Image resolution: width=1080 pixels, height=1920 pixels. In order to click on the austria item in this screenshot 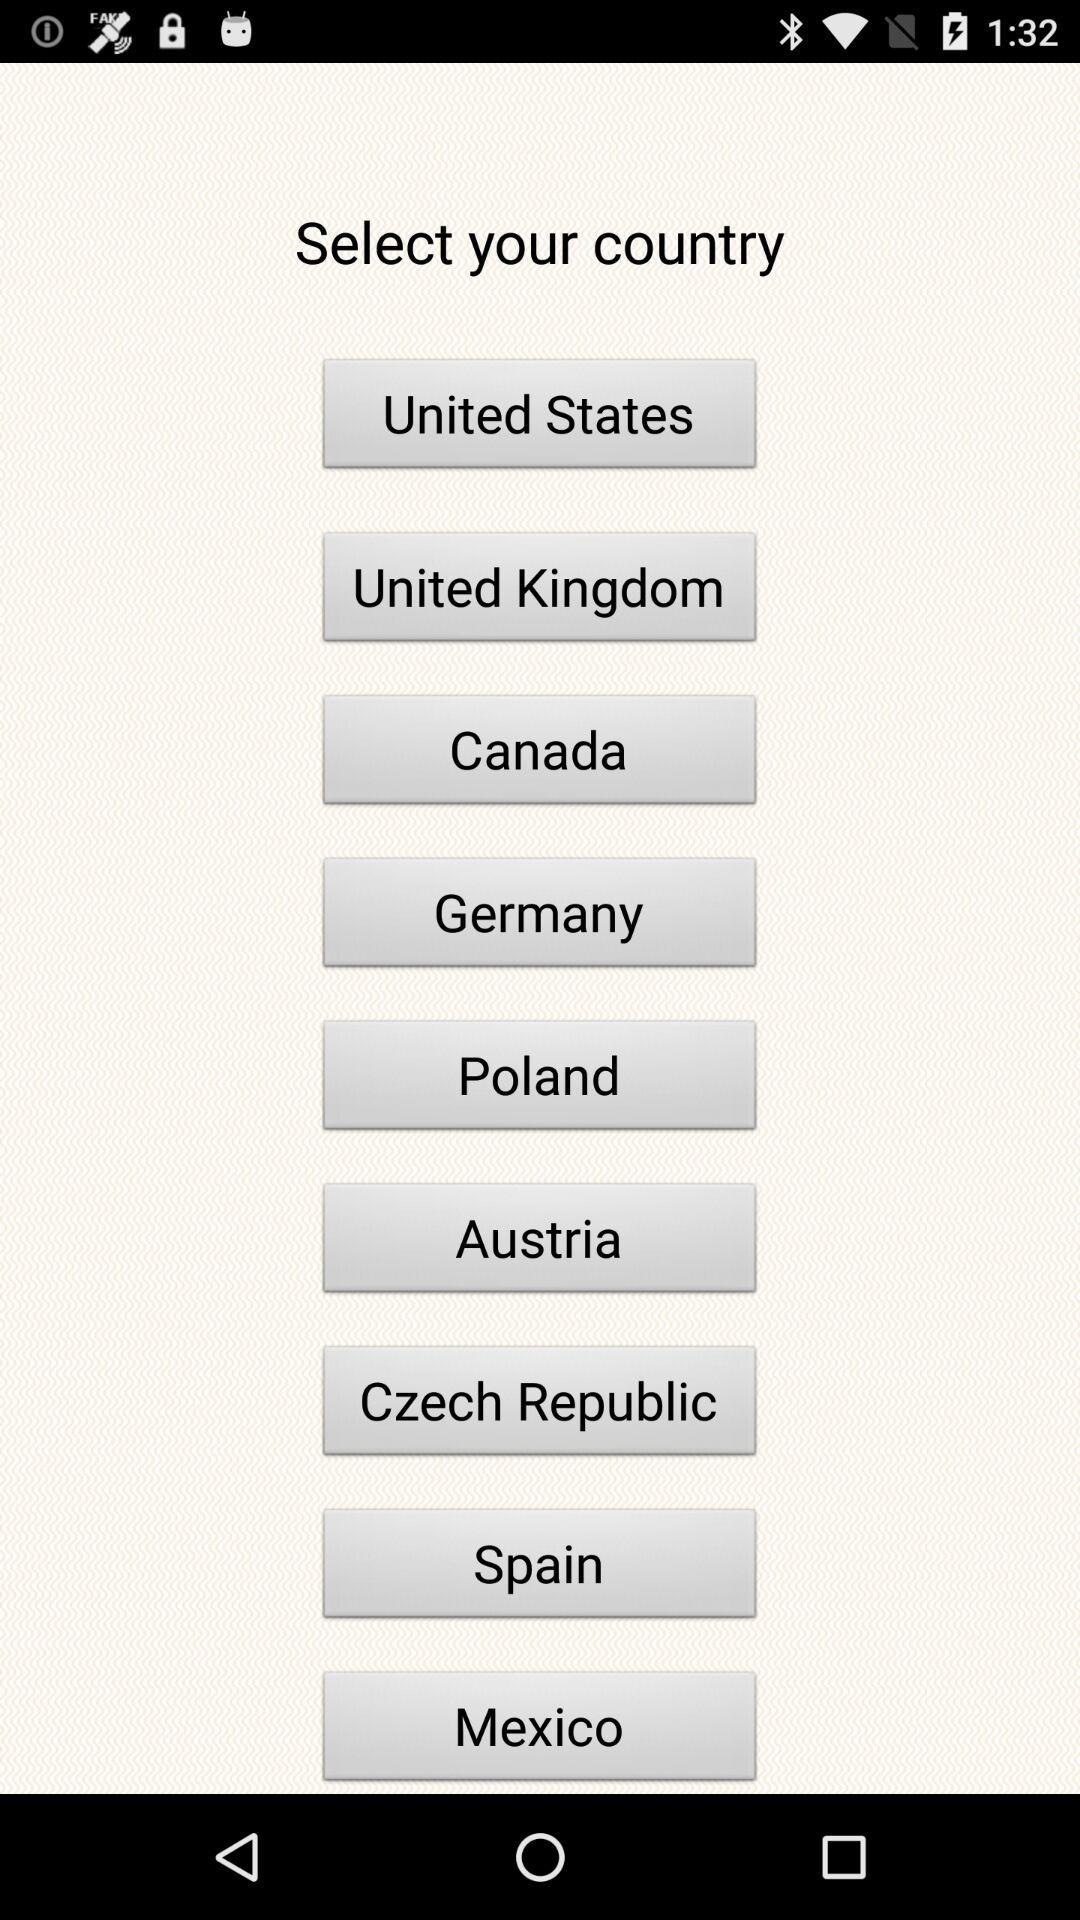, I will do `click(540, 1242)`.